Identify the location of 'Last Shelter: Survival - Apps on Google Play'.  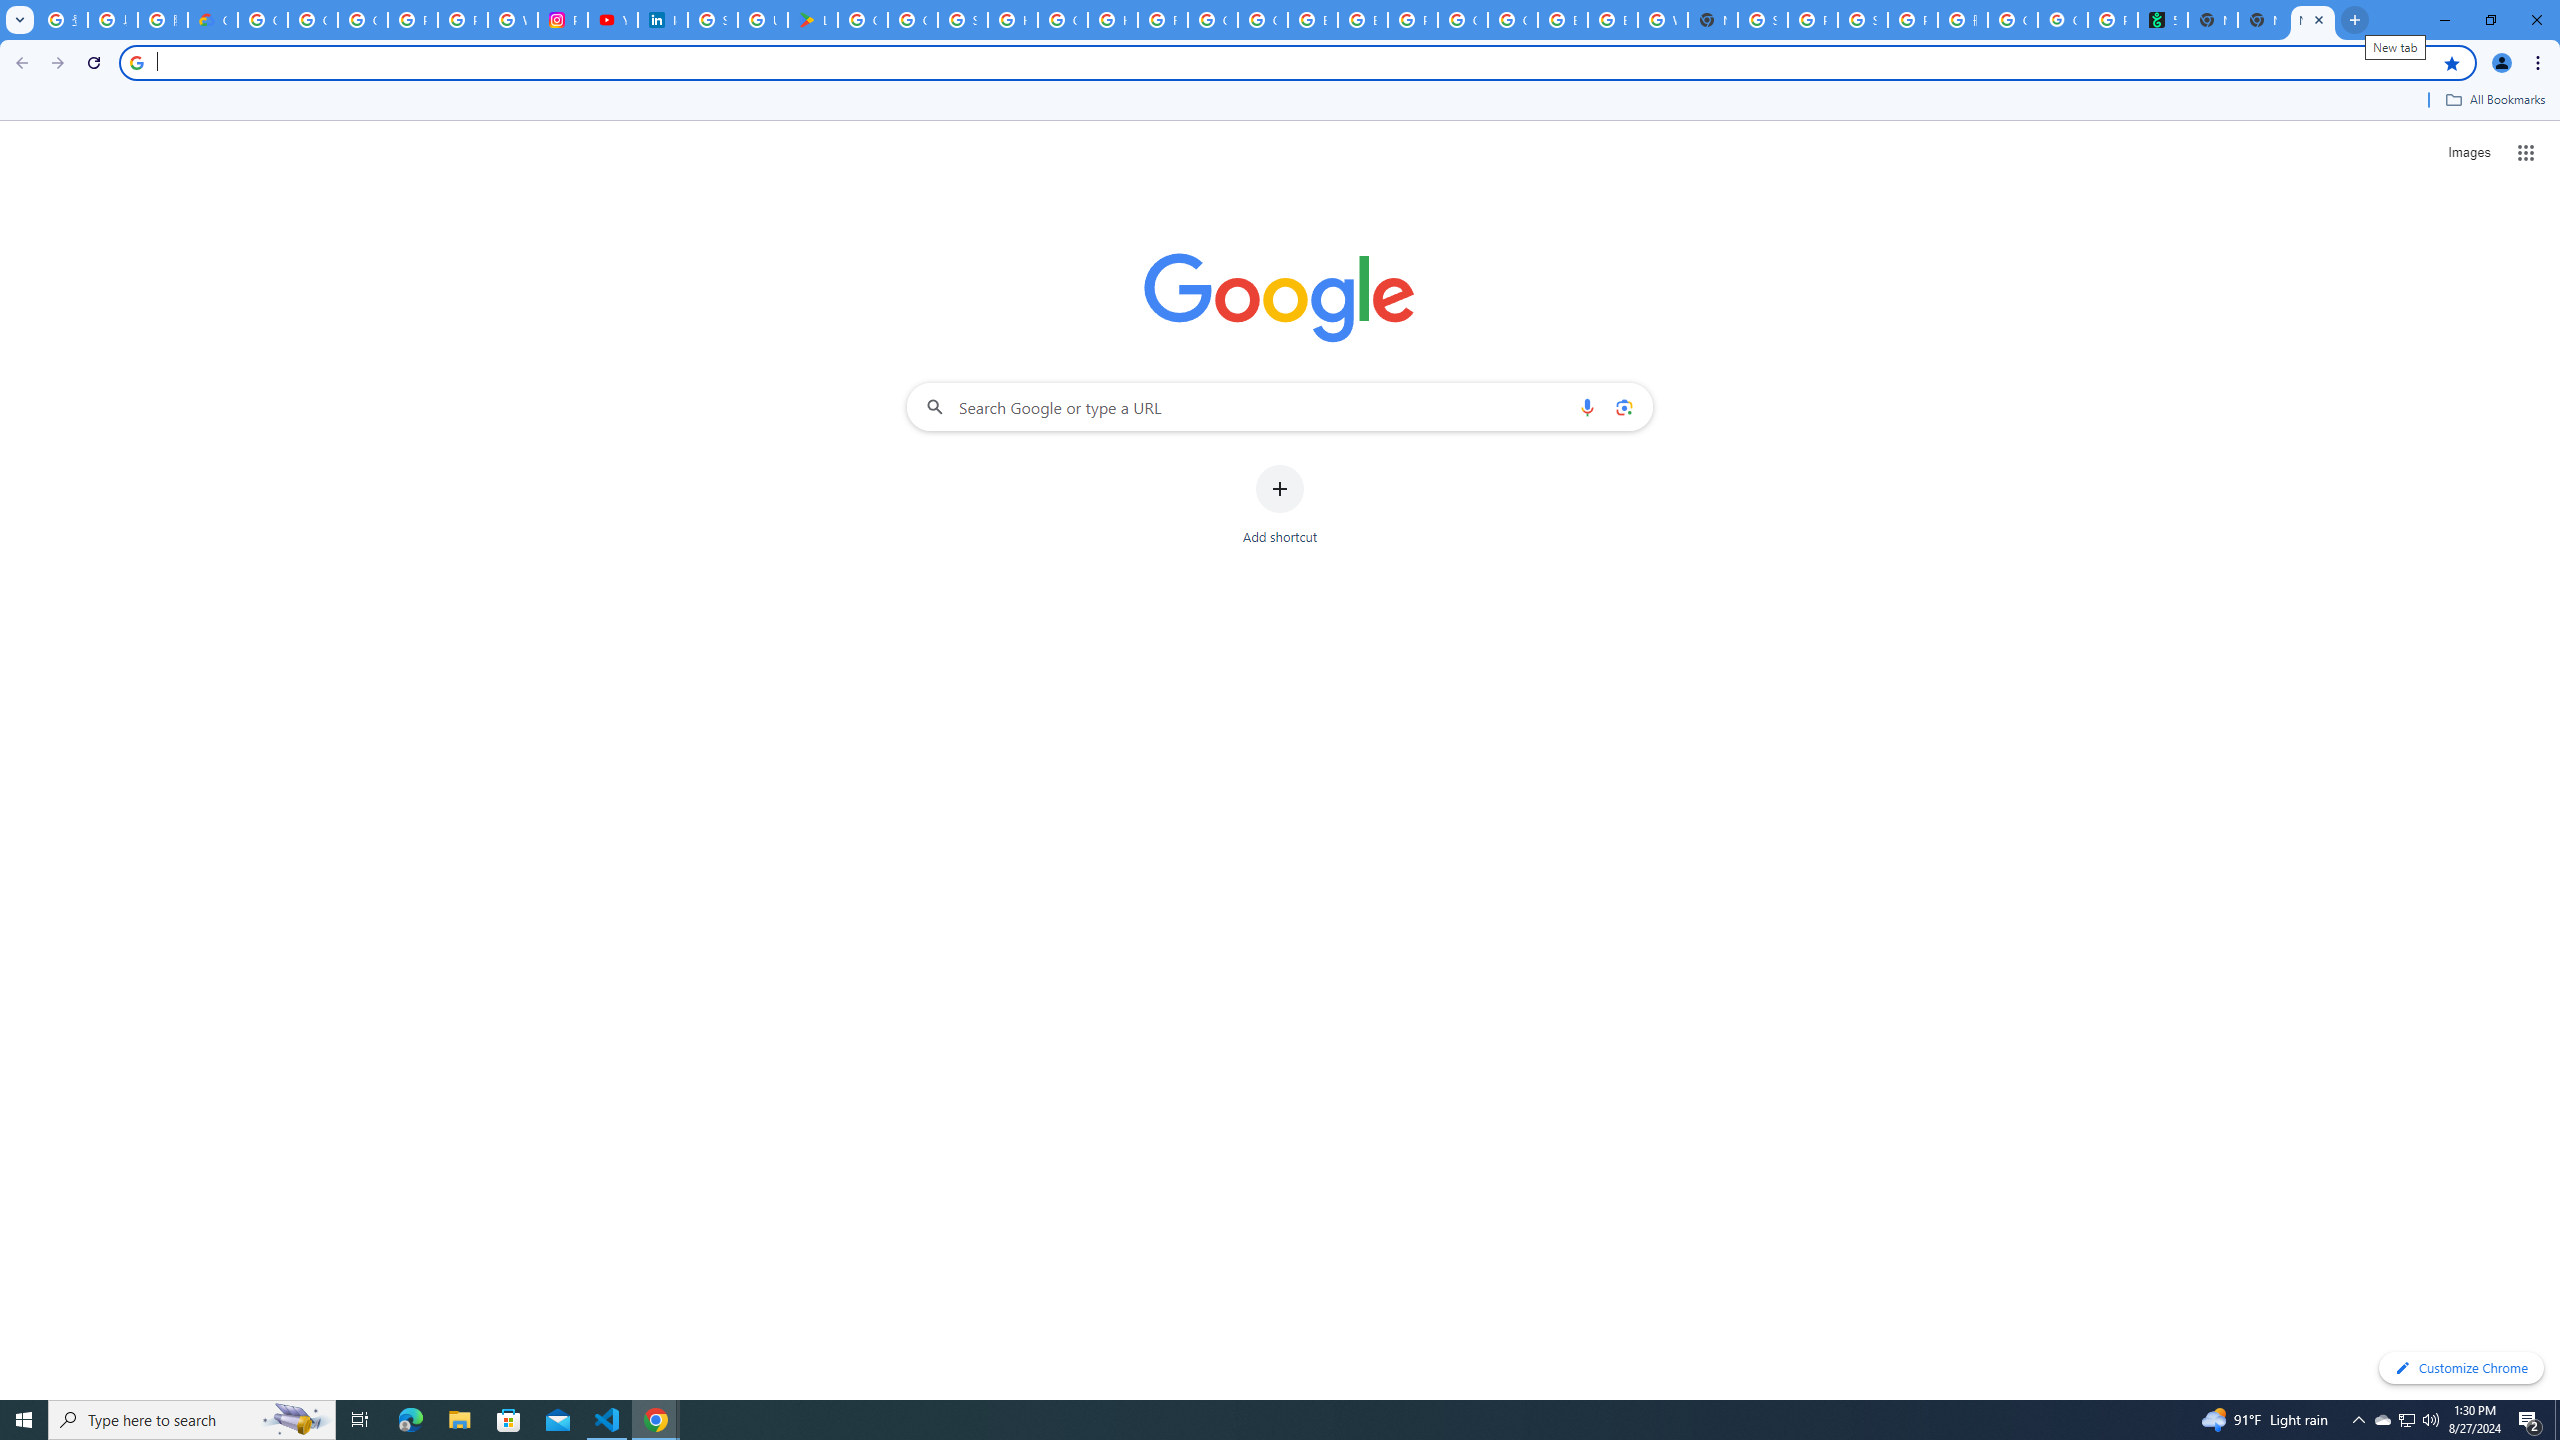
(811, 19).